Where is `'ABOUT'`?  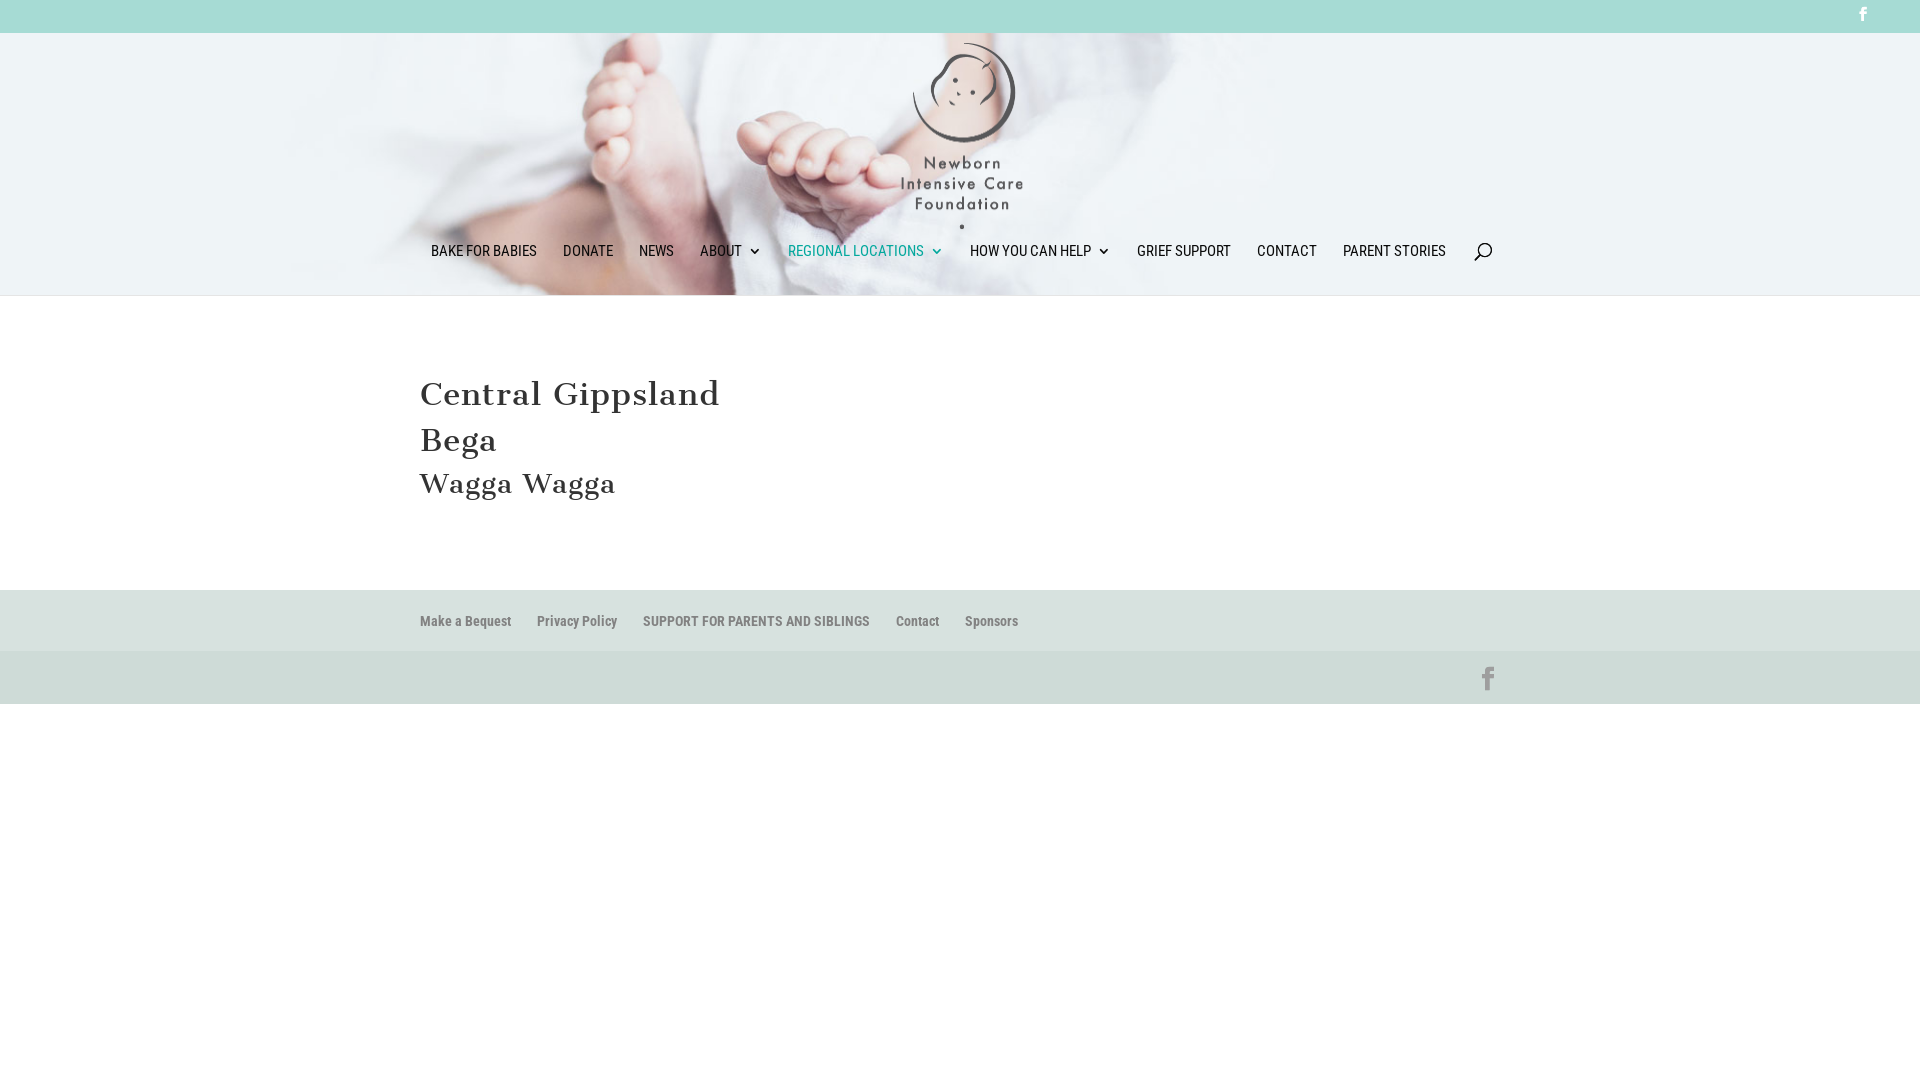 'ABOUT' is located at coordinates (700, 268).